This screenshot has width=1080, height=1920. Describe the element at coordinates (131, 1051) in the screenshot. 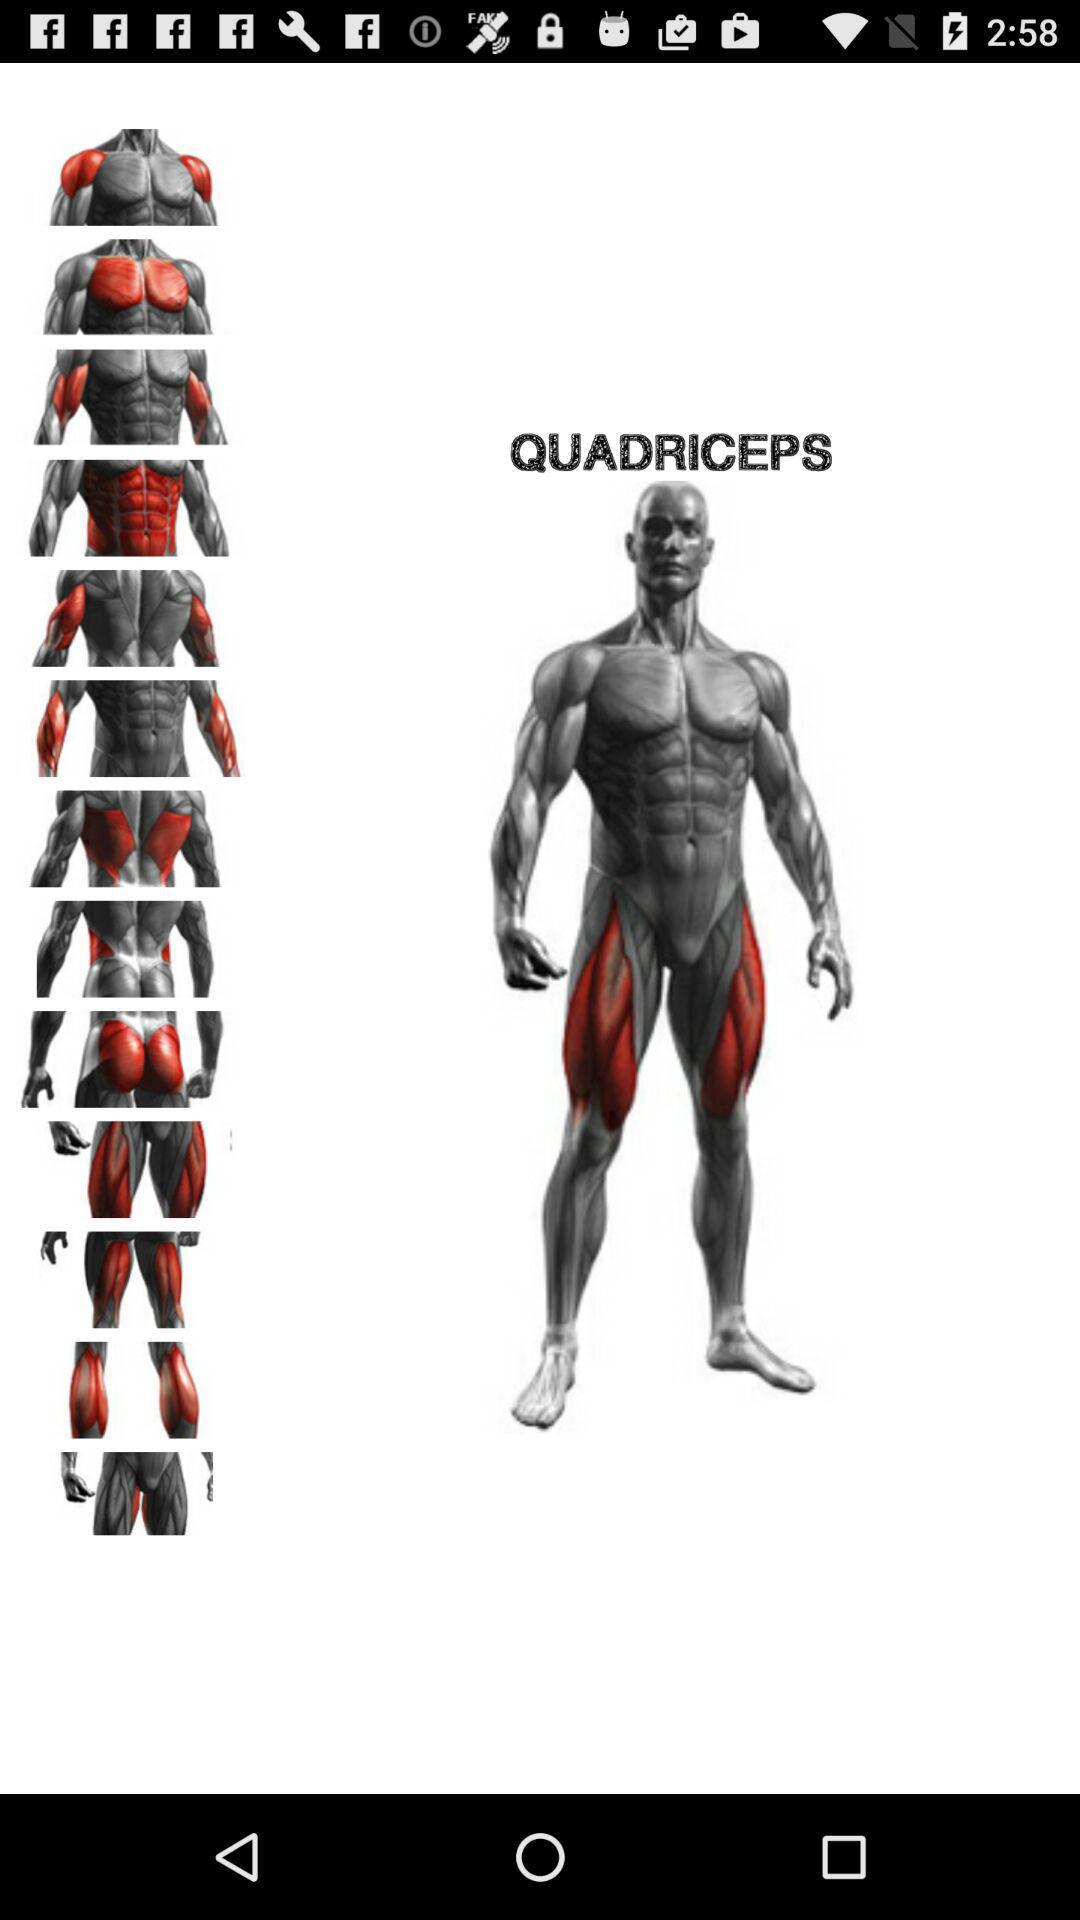

I see `make selection` at that location.